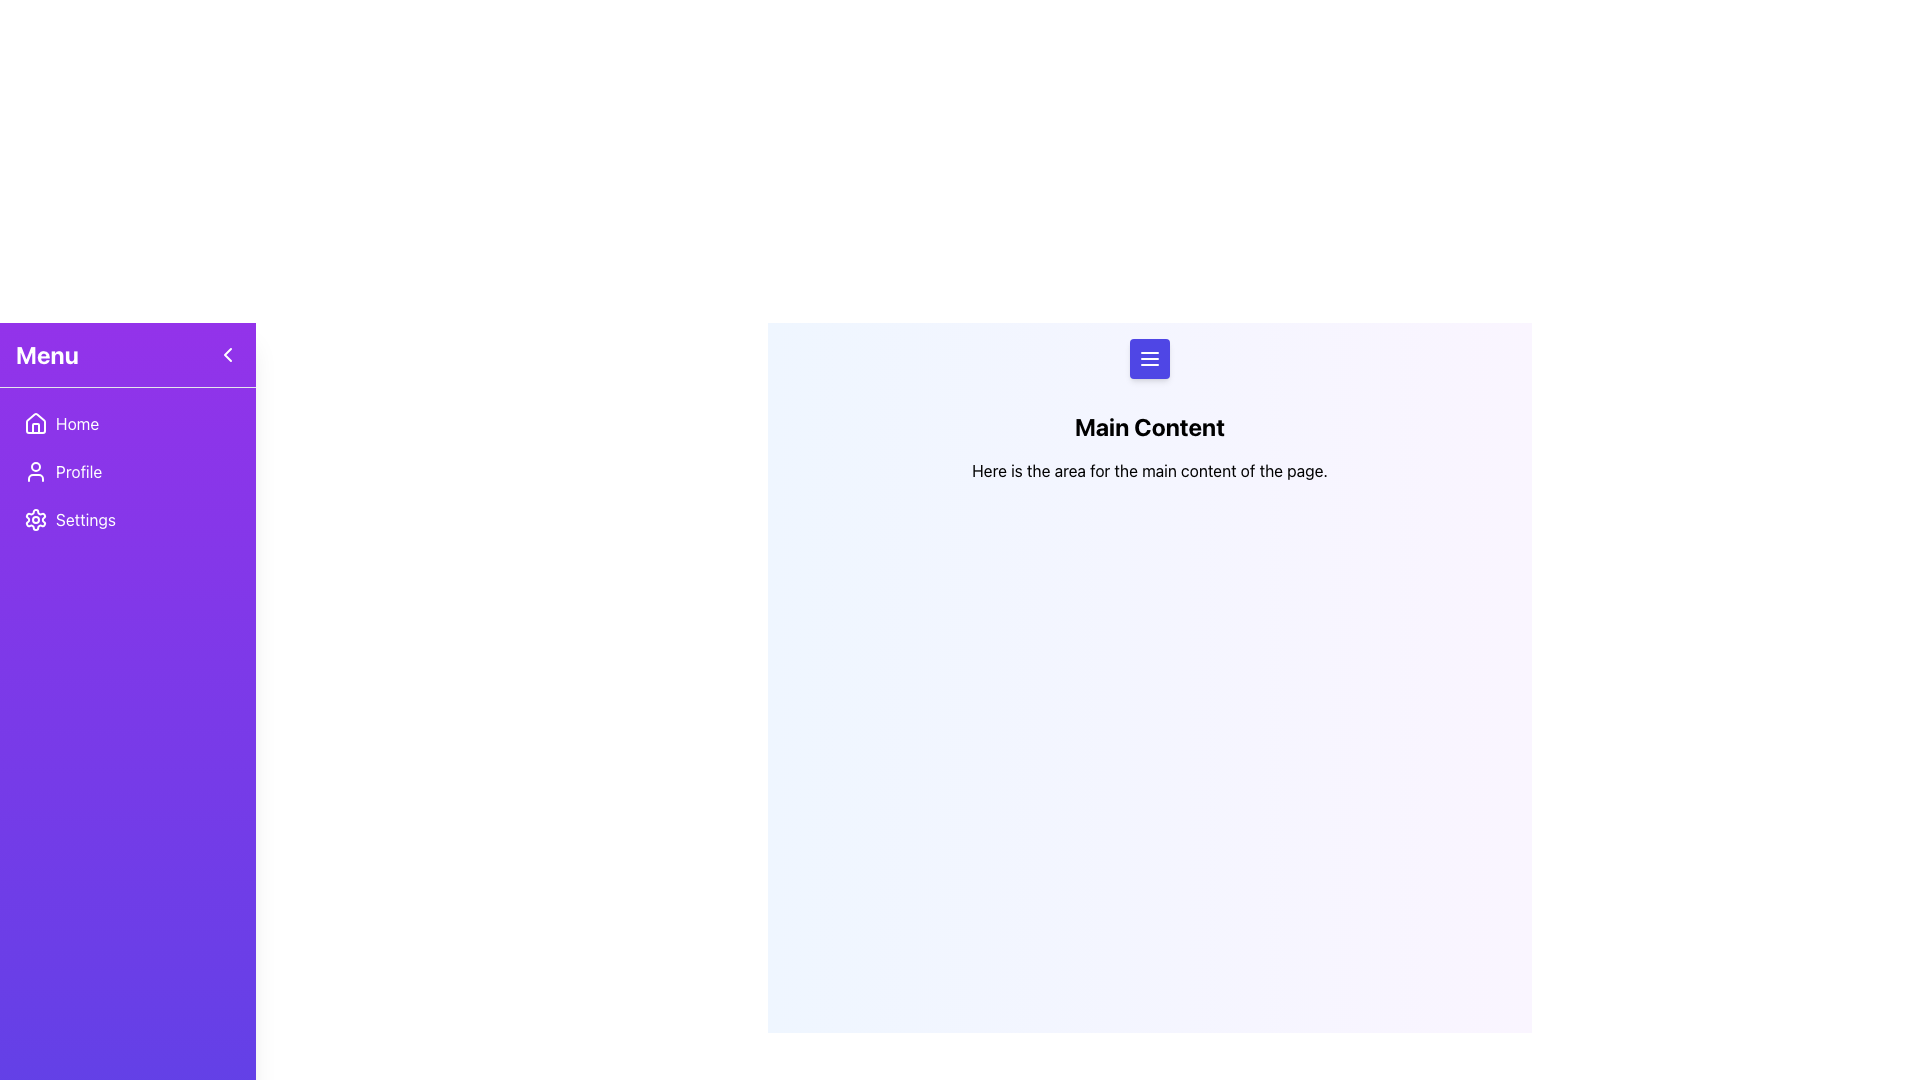  Describe the element at coordinates (77, 423) in the screenshot. I see `the 'Home' text label in the vertical side menu panel, which indicates the purpose of the associated menu item` at that location.